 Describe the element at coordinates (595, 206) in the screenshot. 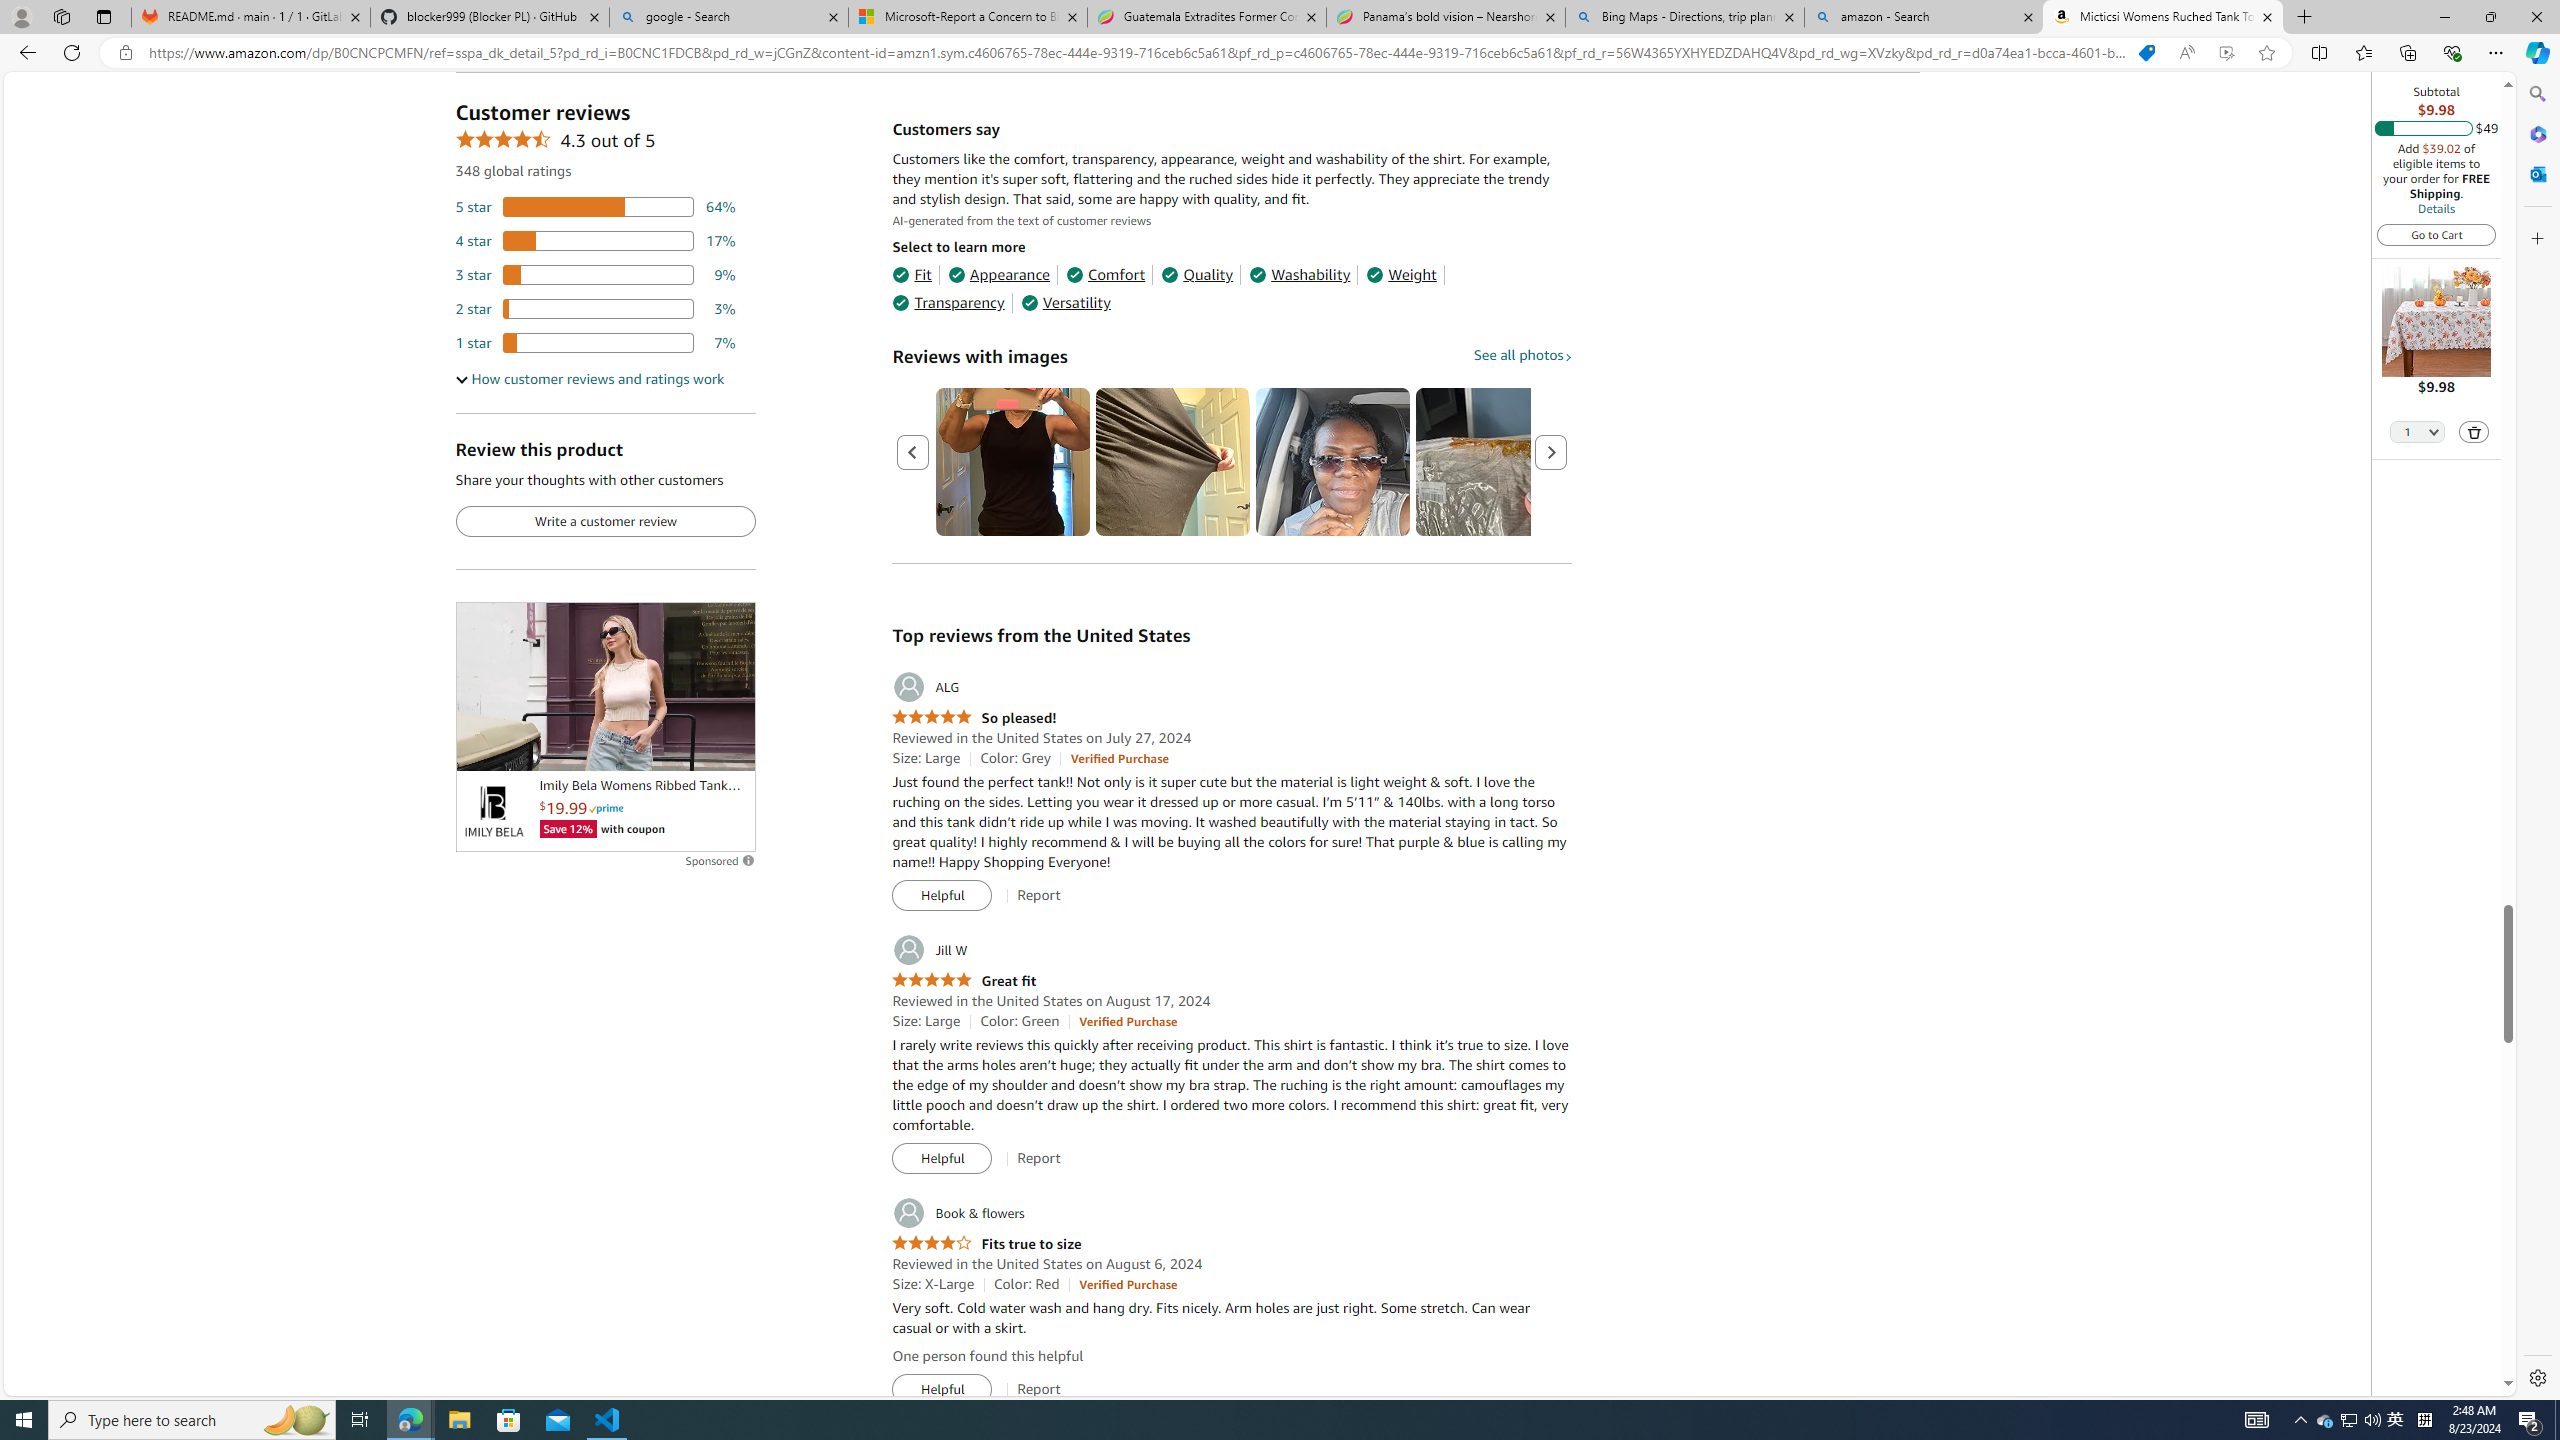

I see `'64 percent of reviews have 5 stars'` at that location.